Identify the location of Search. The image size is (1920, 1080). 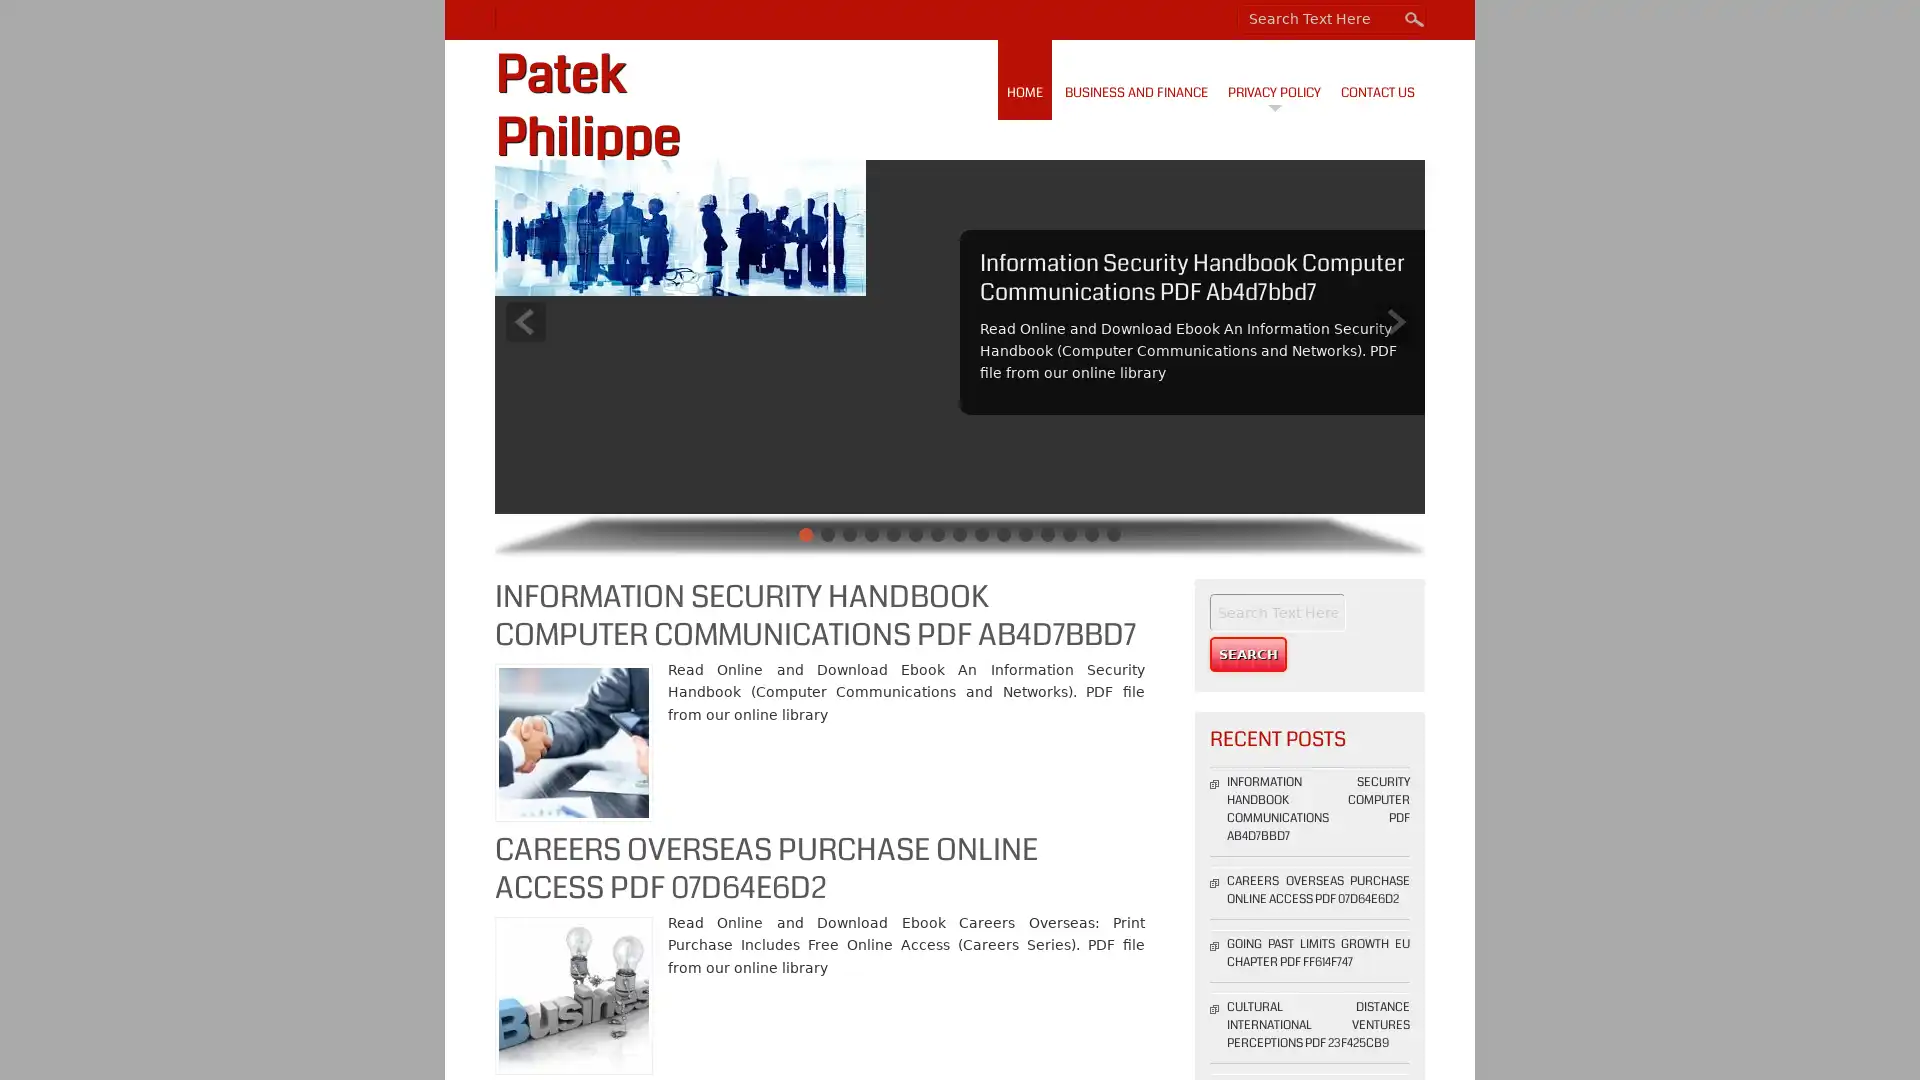
(1247, 654).